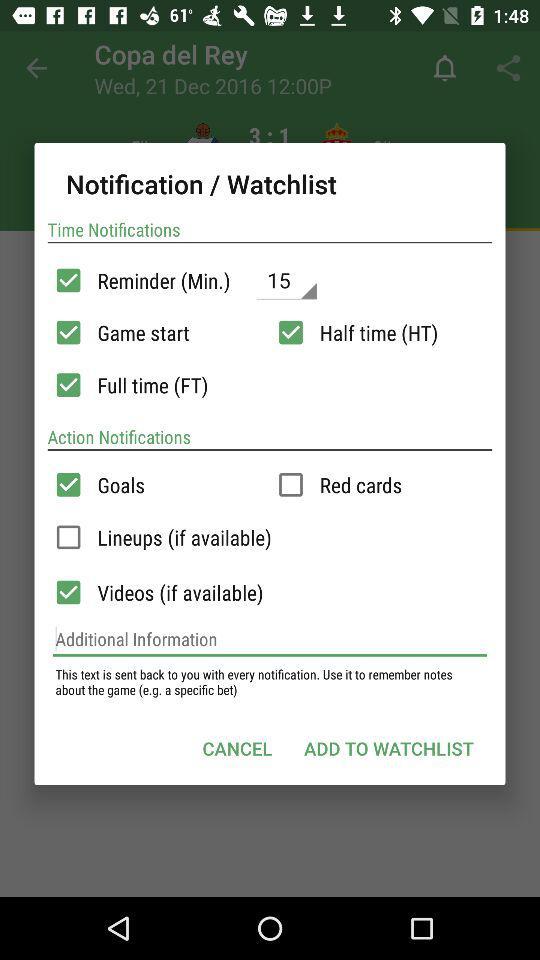  I want to click on settings, so click(290, 332).